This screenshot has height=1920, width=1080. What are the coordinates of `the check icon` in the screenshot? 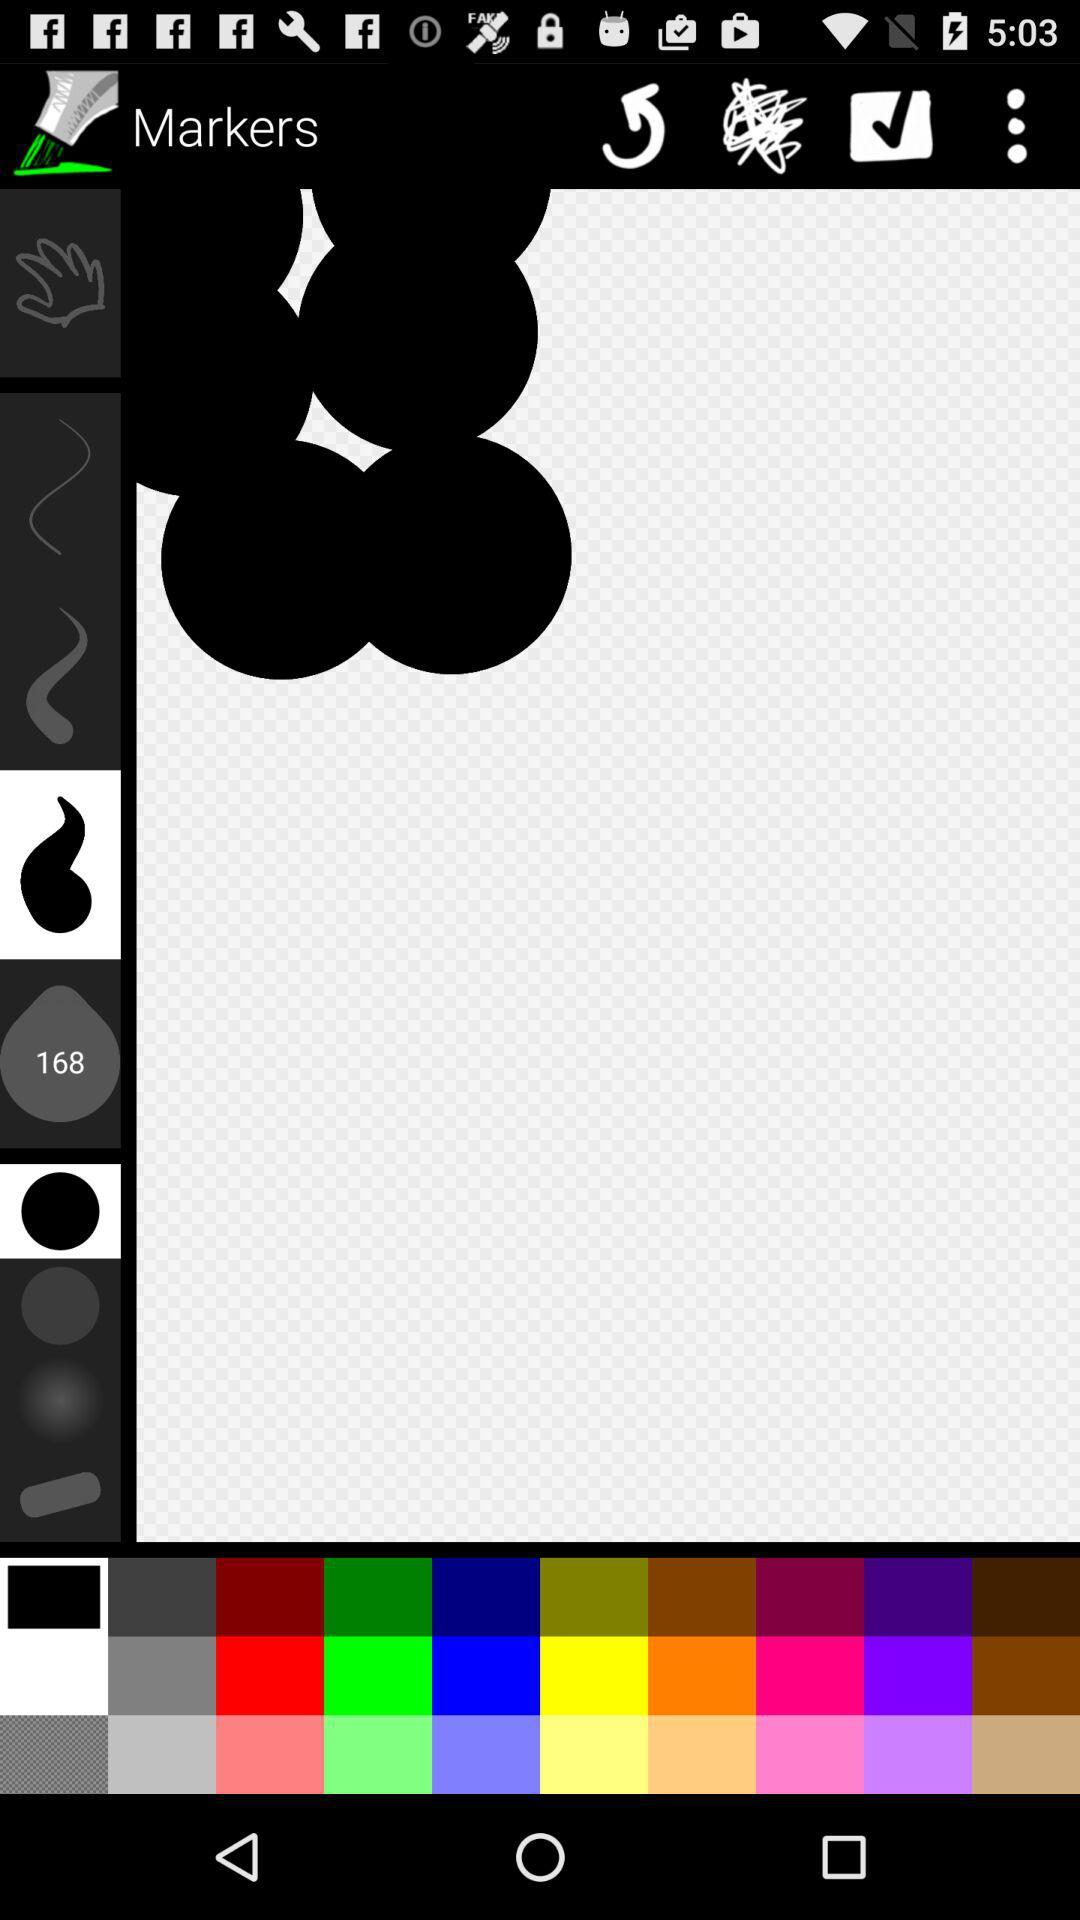 It's located at (890, 124).